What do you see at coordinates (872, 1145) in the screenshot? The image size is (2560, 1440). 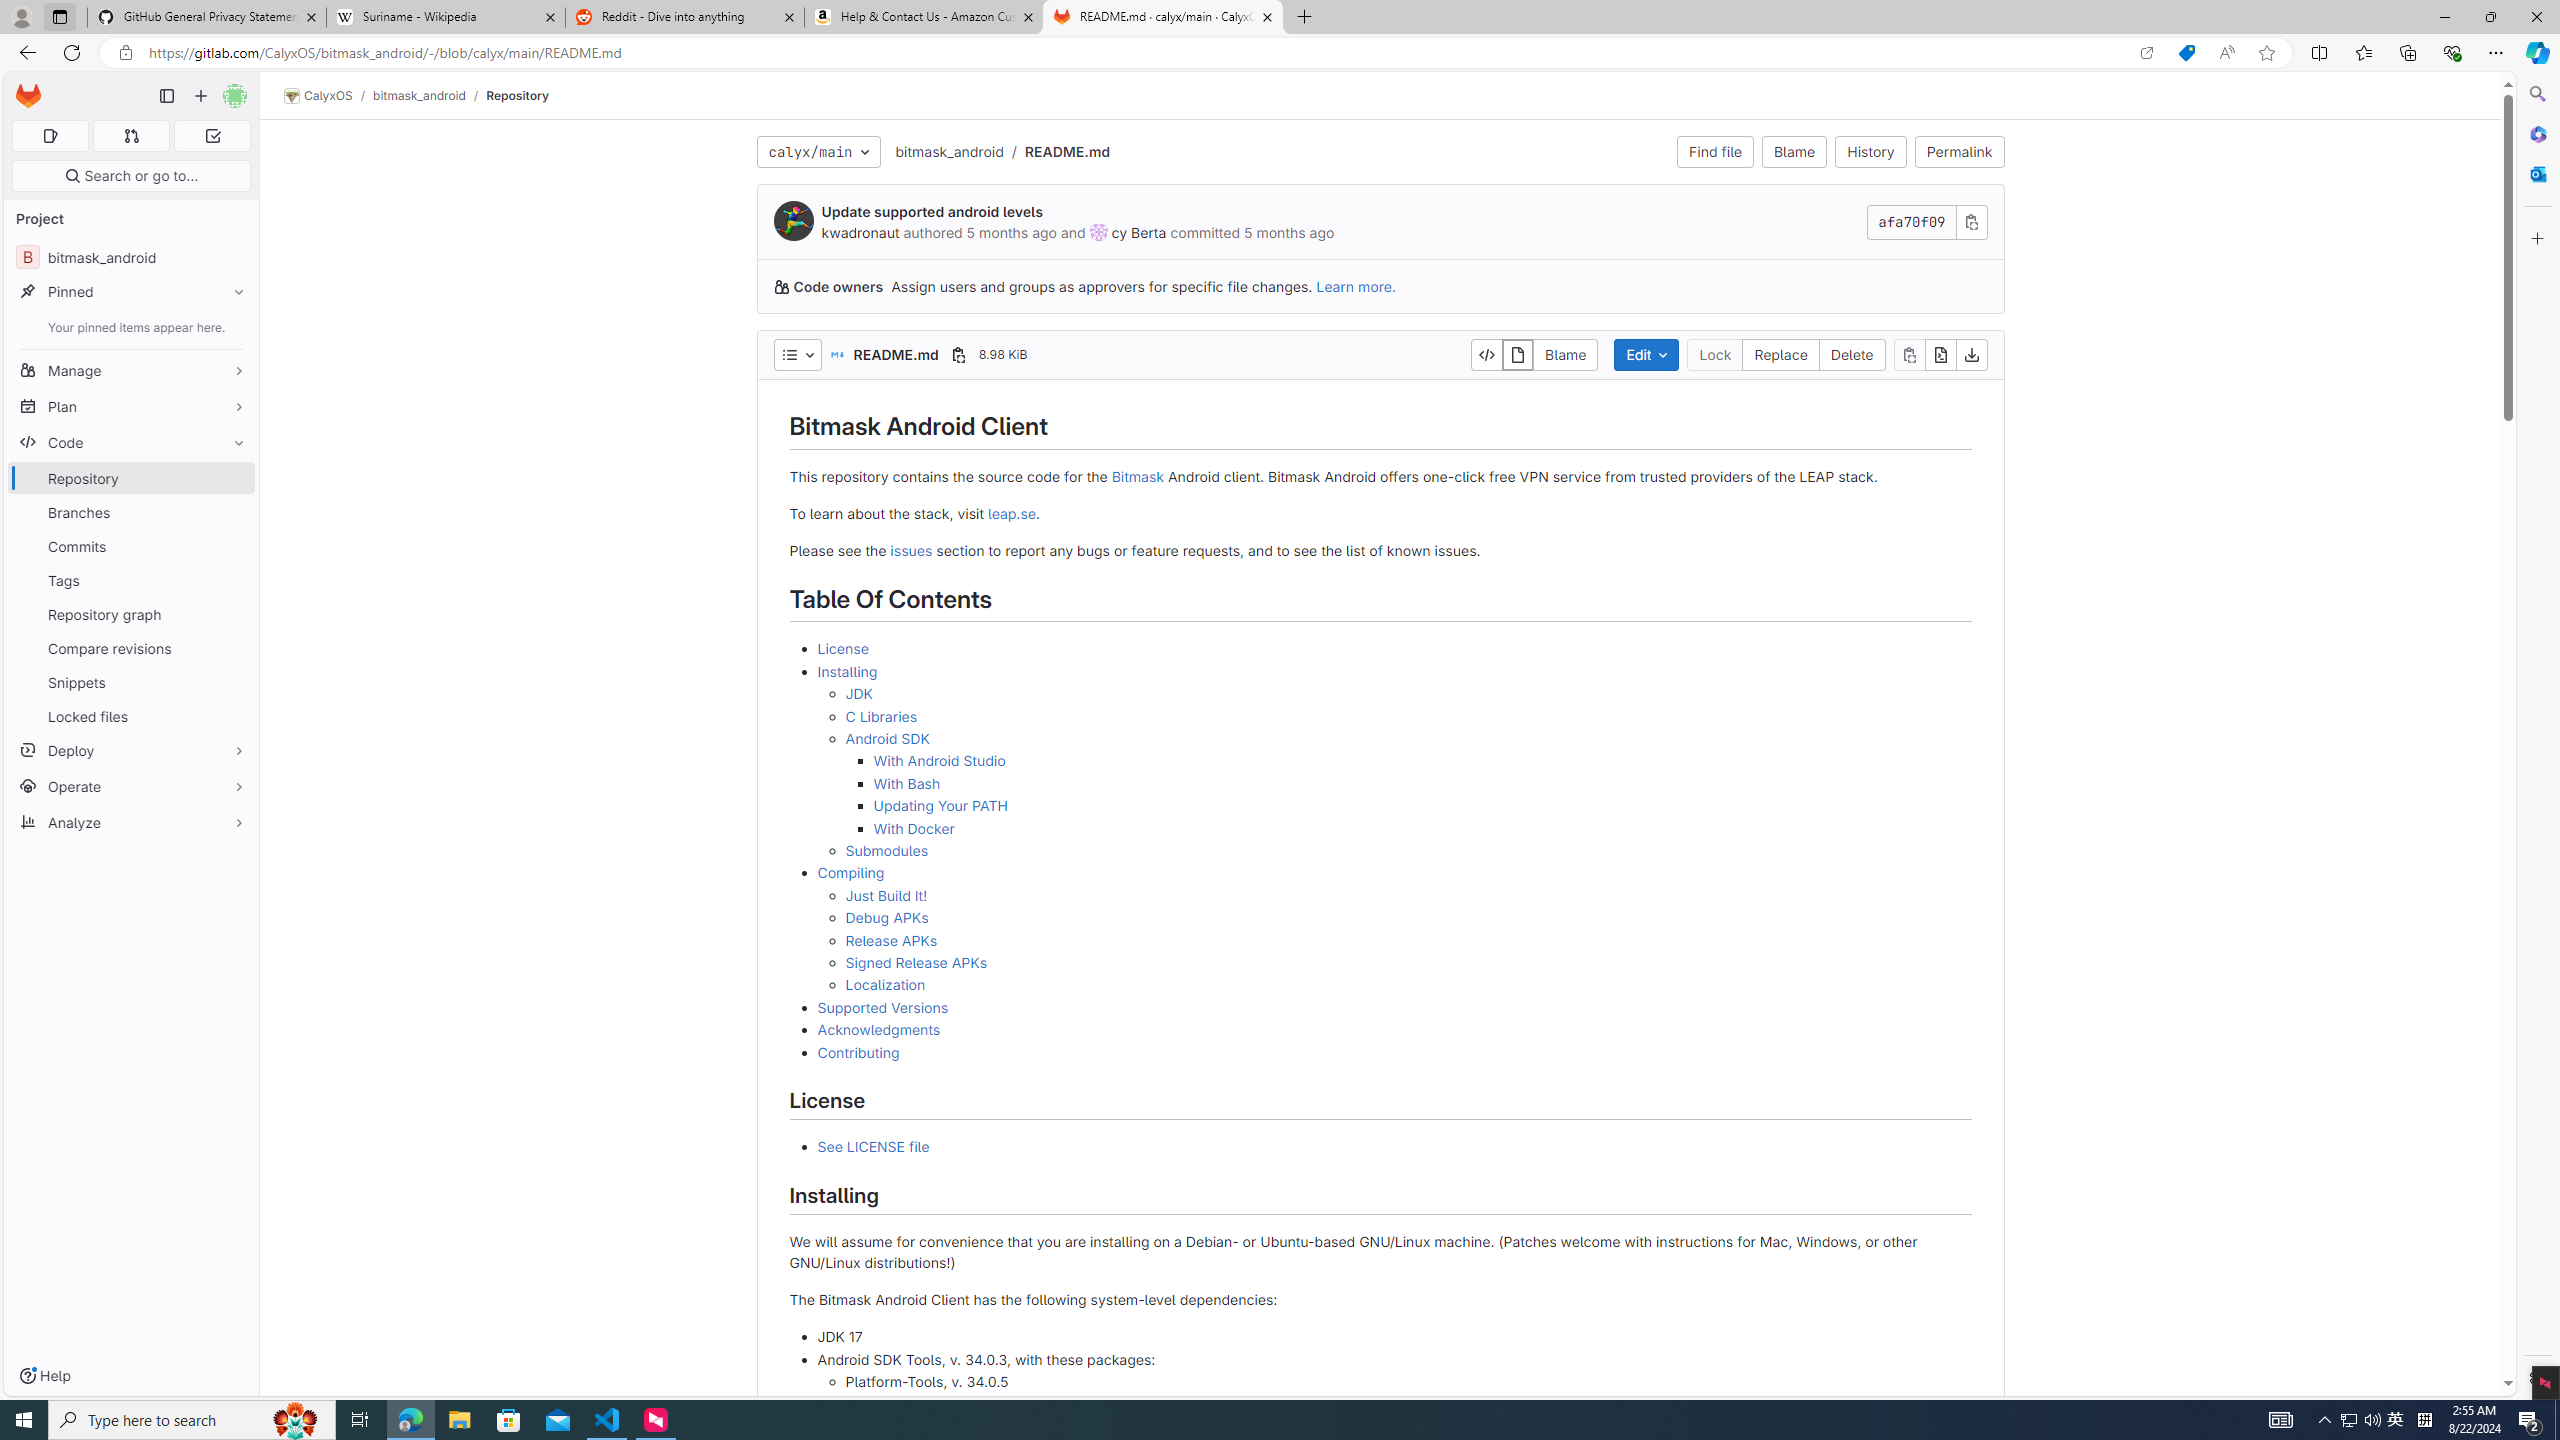 I see `'See LICENSE file'` at bounding box center [872, 1145].